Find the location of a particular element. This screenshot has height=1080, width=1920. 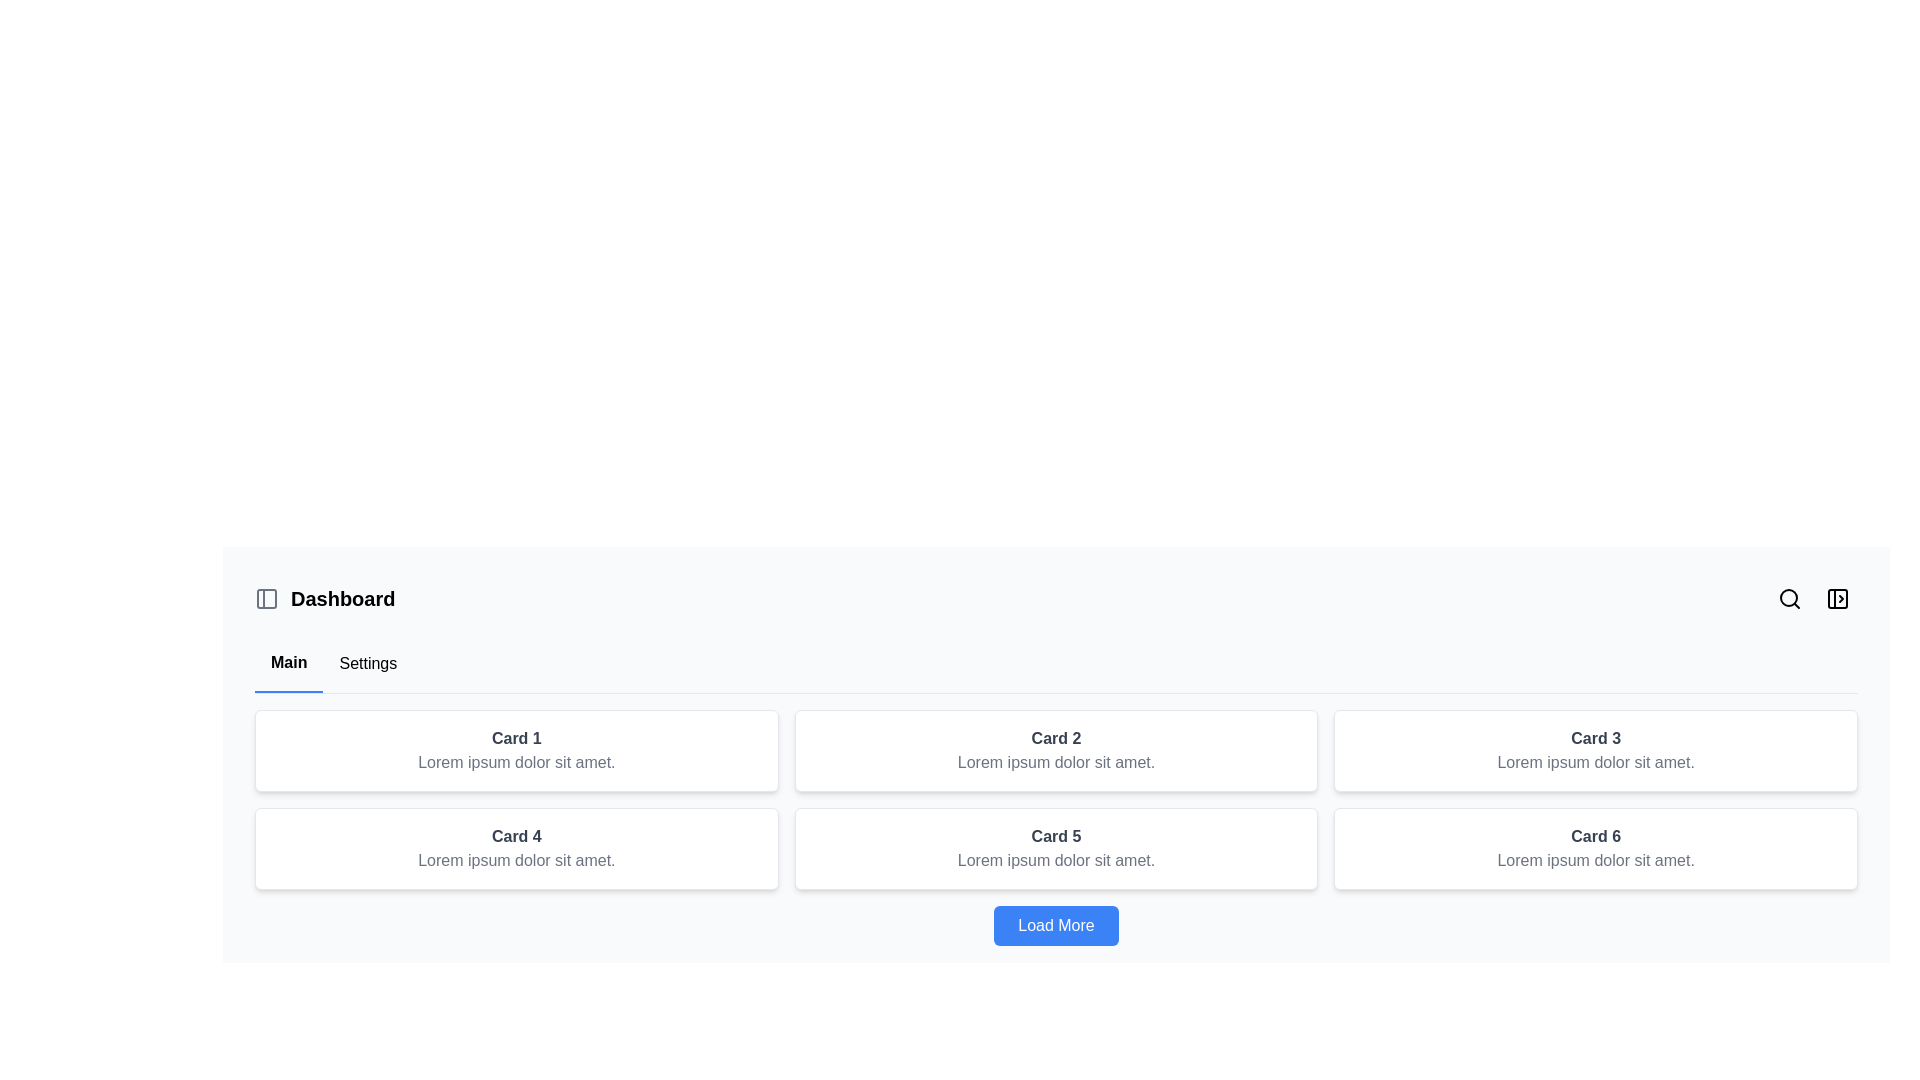

the magnifying glass icon positioned near the top-right corner of the interface to initiate a search action is located at coordinates (1790, 597).